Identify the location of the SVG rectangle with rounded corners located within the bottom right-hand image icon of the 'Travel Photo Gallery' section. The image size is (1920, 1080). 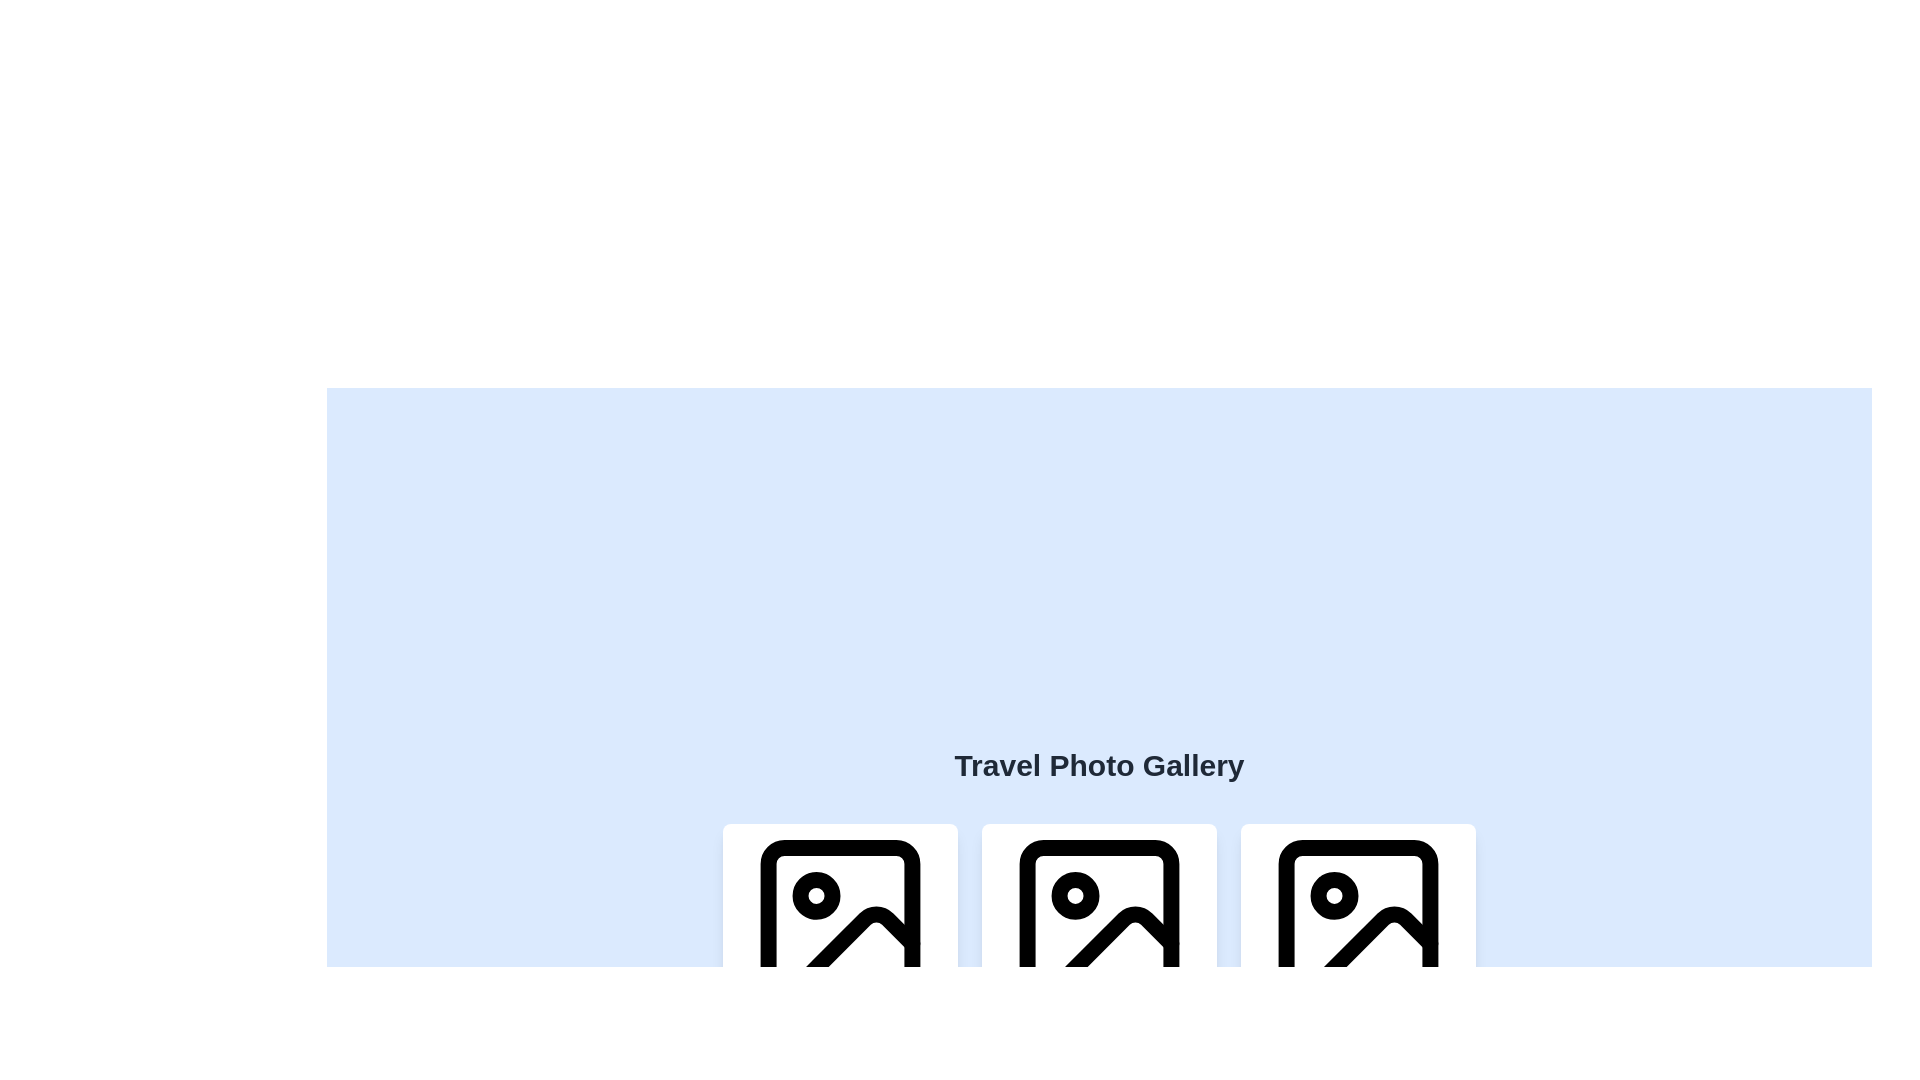
(1358, 920).